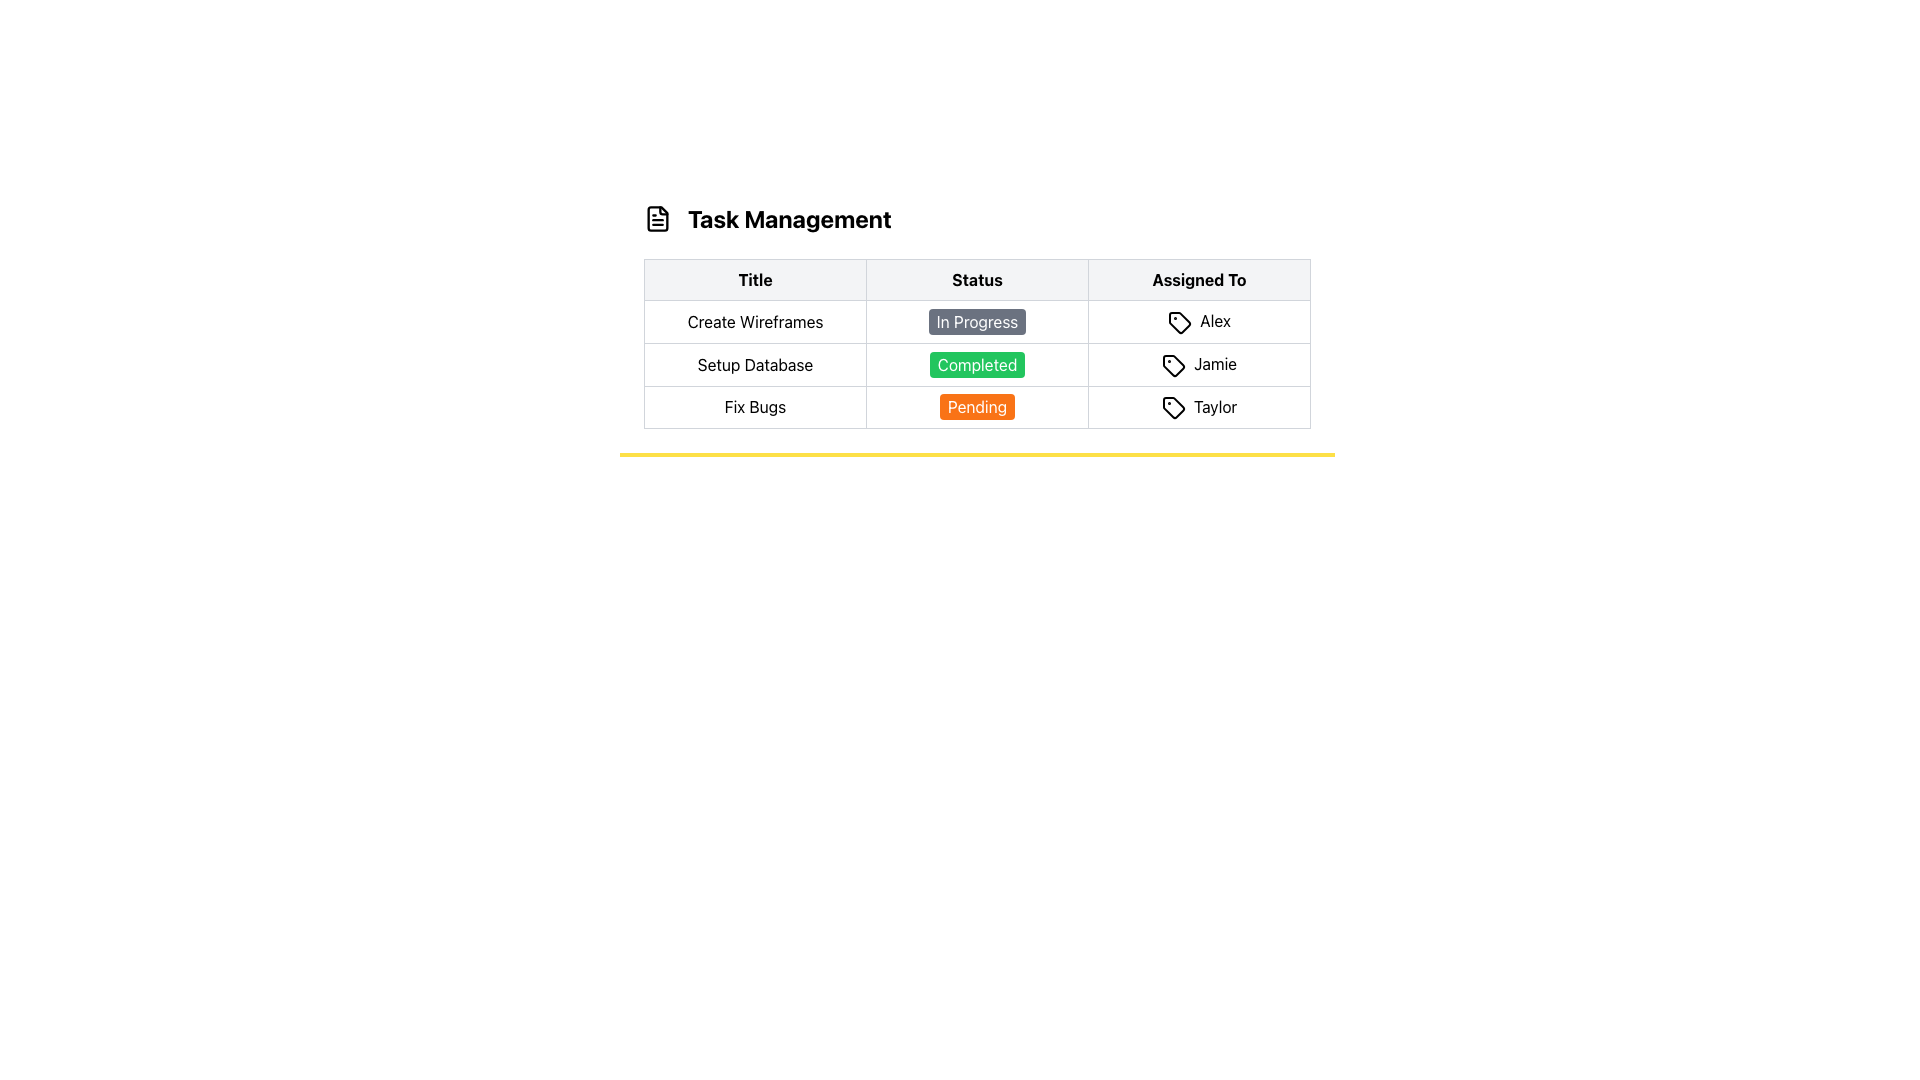 Image resolution: width=1920 pixels, height=1080 pixels. Describe the element at coordinates (977, 280) in the screenshot. I see `the static label 'Status', which is a rectangular area with a light gray background and bold text, located in the top row of the table-like layout under 'Task Management'` at that location.